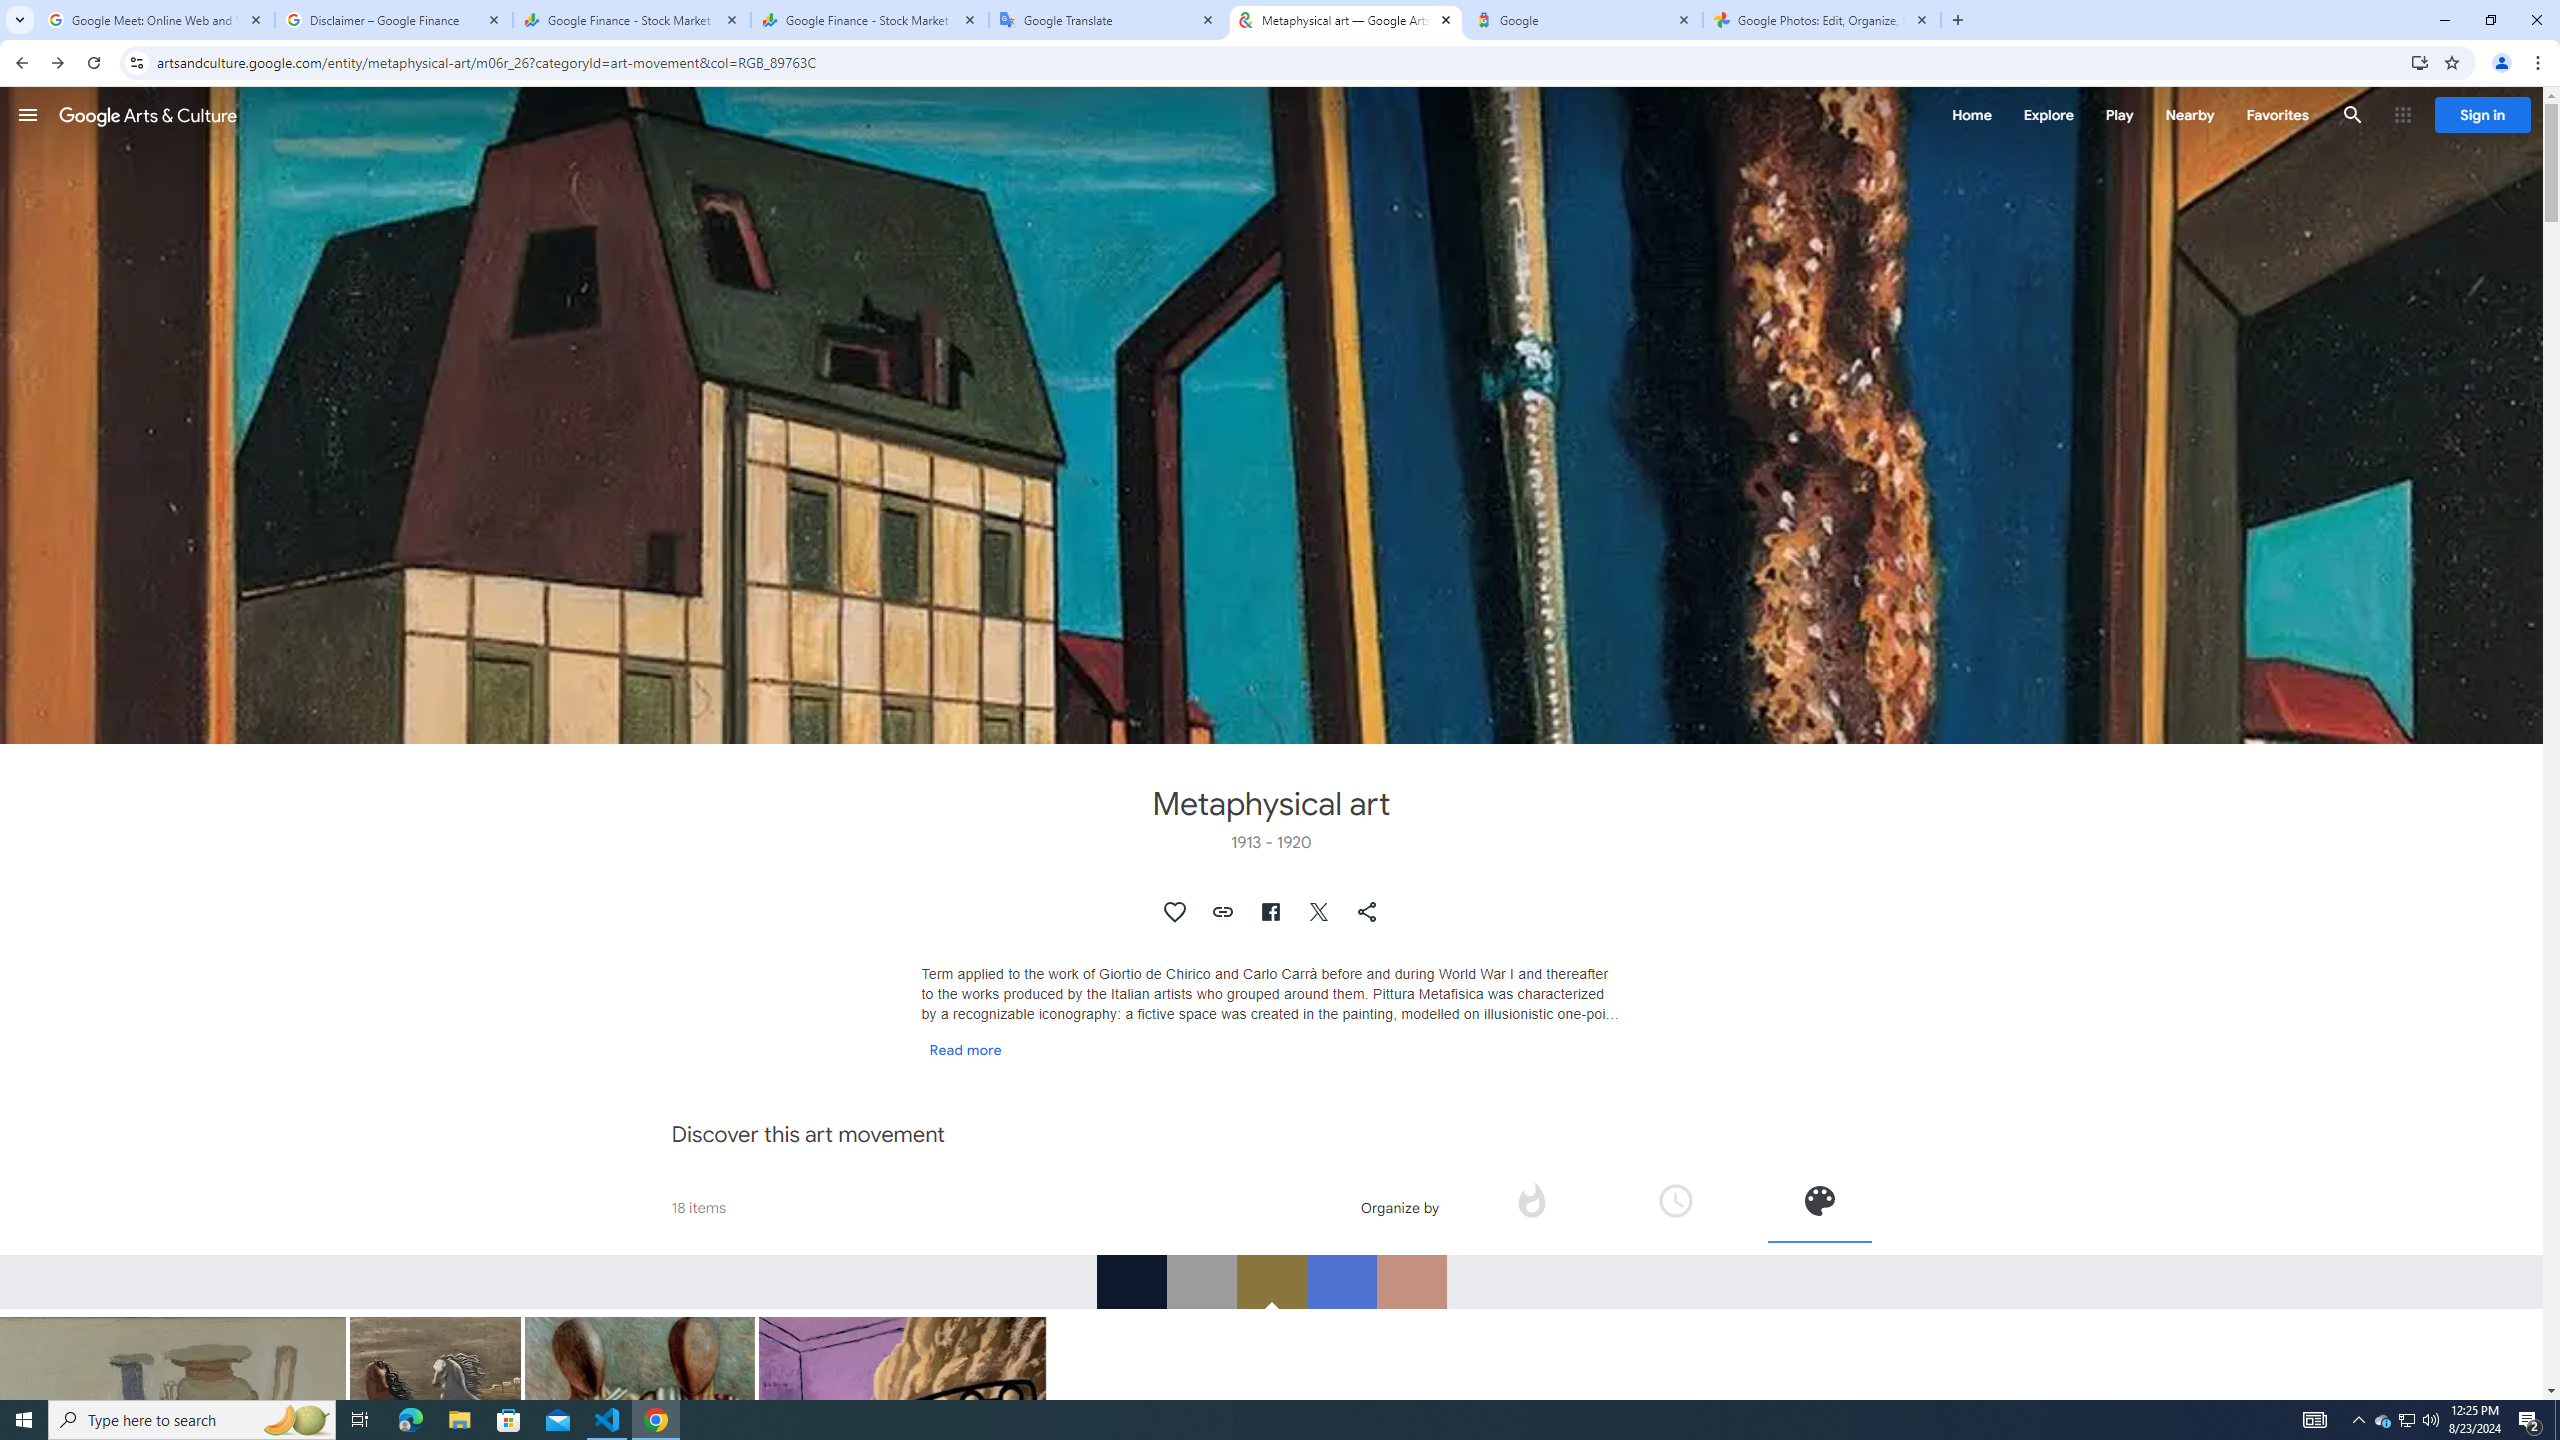 This screenshot has height=1440, width=2560. Describe the element at coordinates (1341, 1280) in the screenshot. I see `'RGB_4D72D0'` at that location.